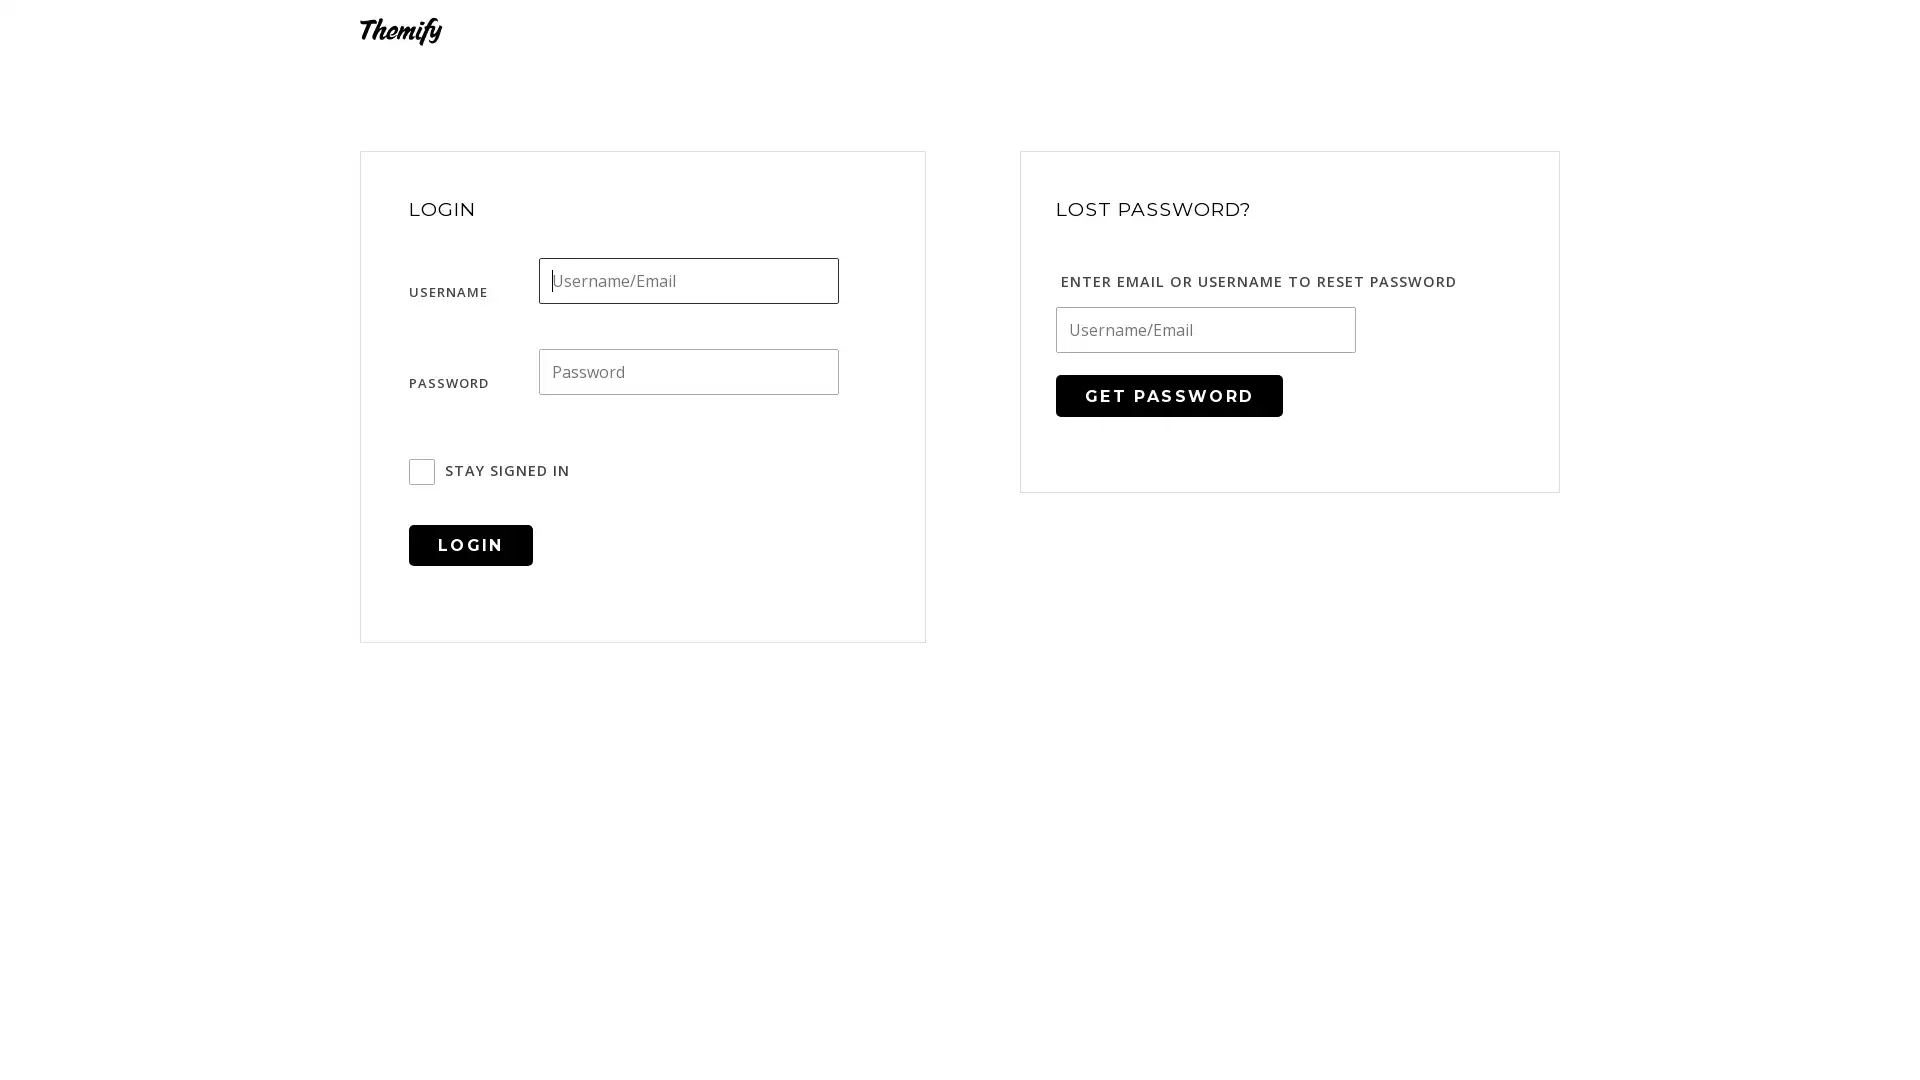 This screenshot has height=1080, width=1920. I want to click on Login, so click(469, 544).